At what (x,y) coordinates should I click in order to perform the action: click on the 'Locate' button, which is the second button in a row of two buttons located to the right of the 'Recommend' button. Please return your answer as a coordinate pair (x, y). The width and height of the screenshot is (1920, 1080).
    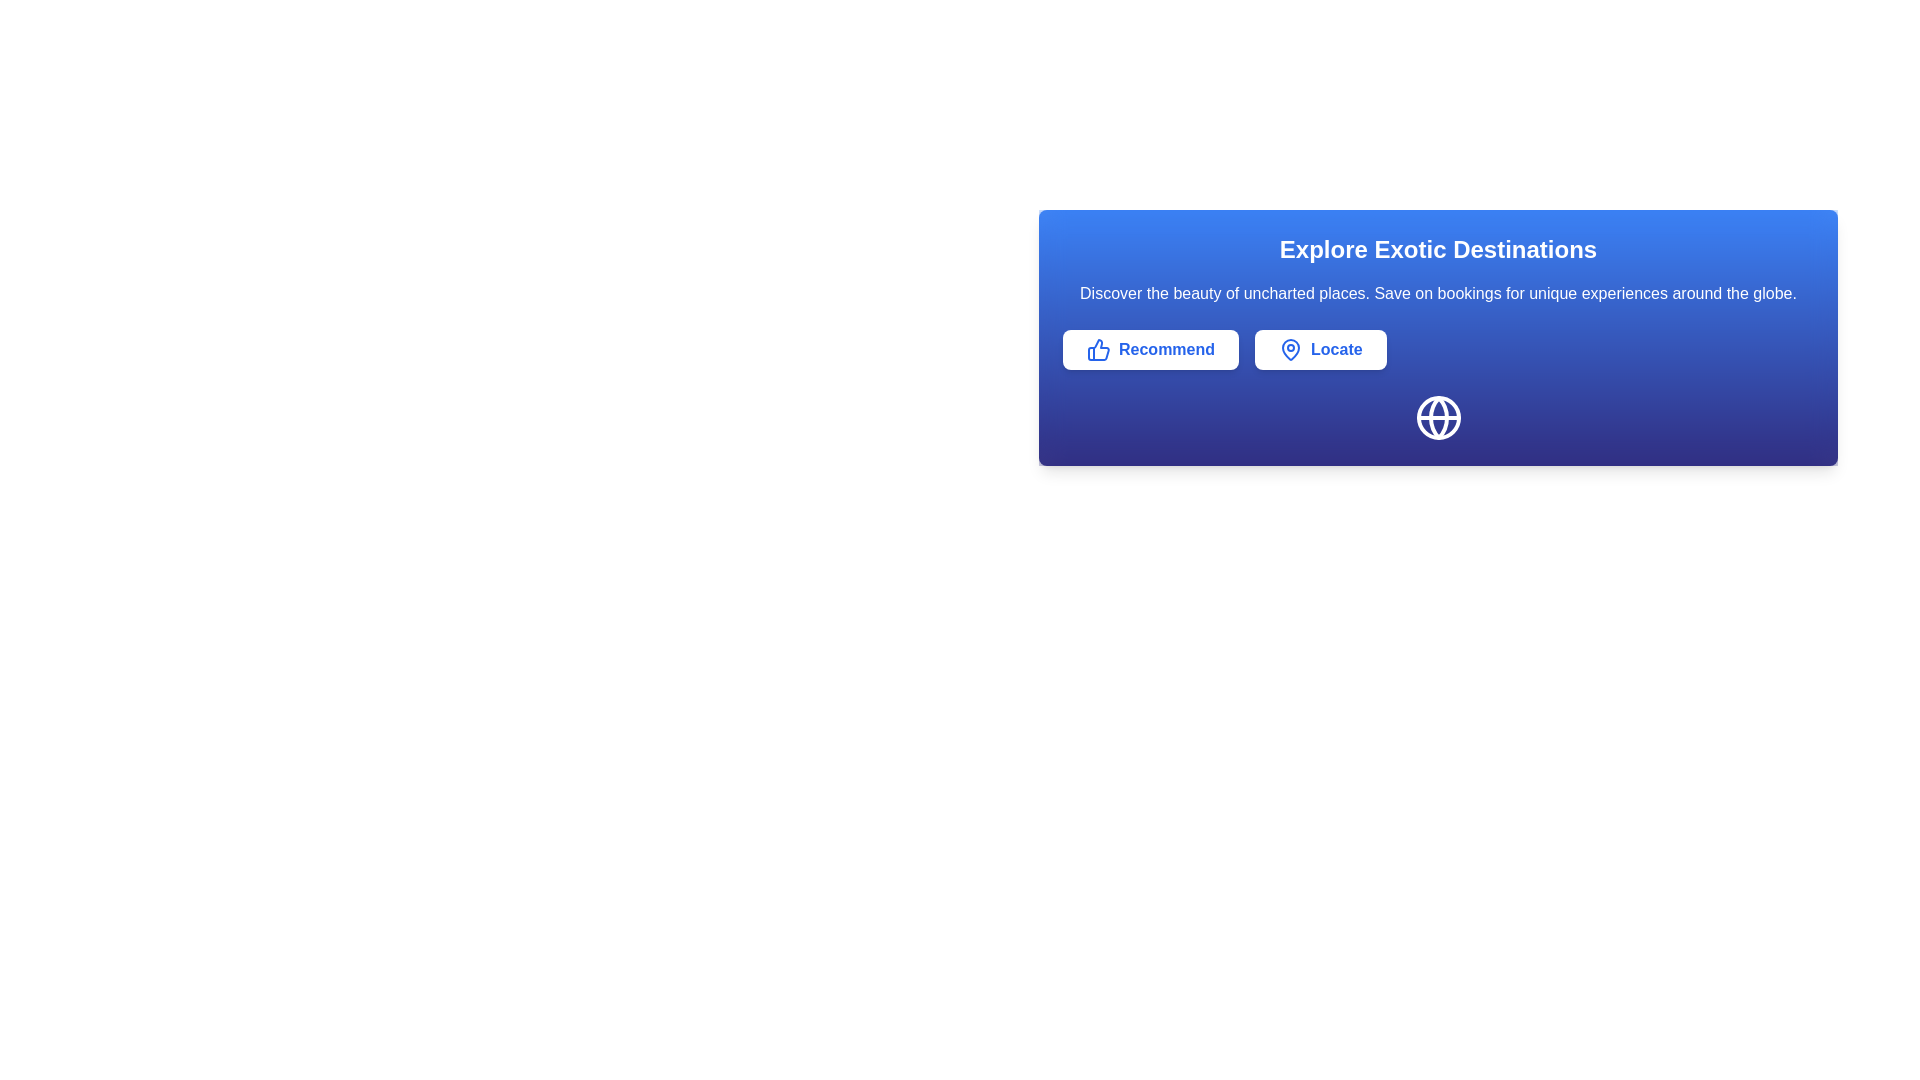
    Looking at the image, I should click on (1320, 349).